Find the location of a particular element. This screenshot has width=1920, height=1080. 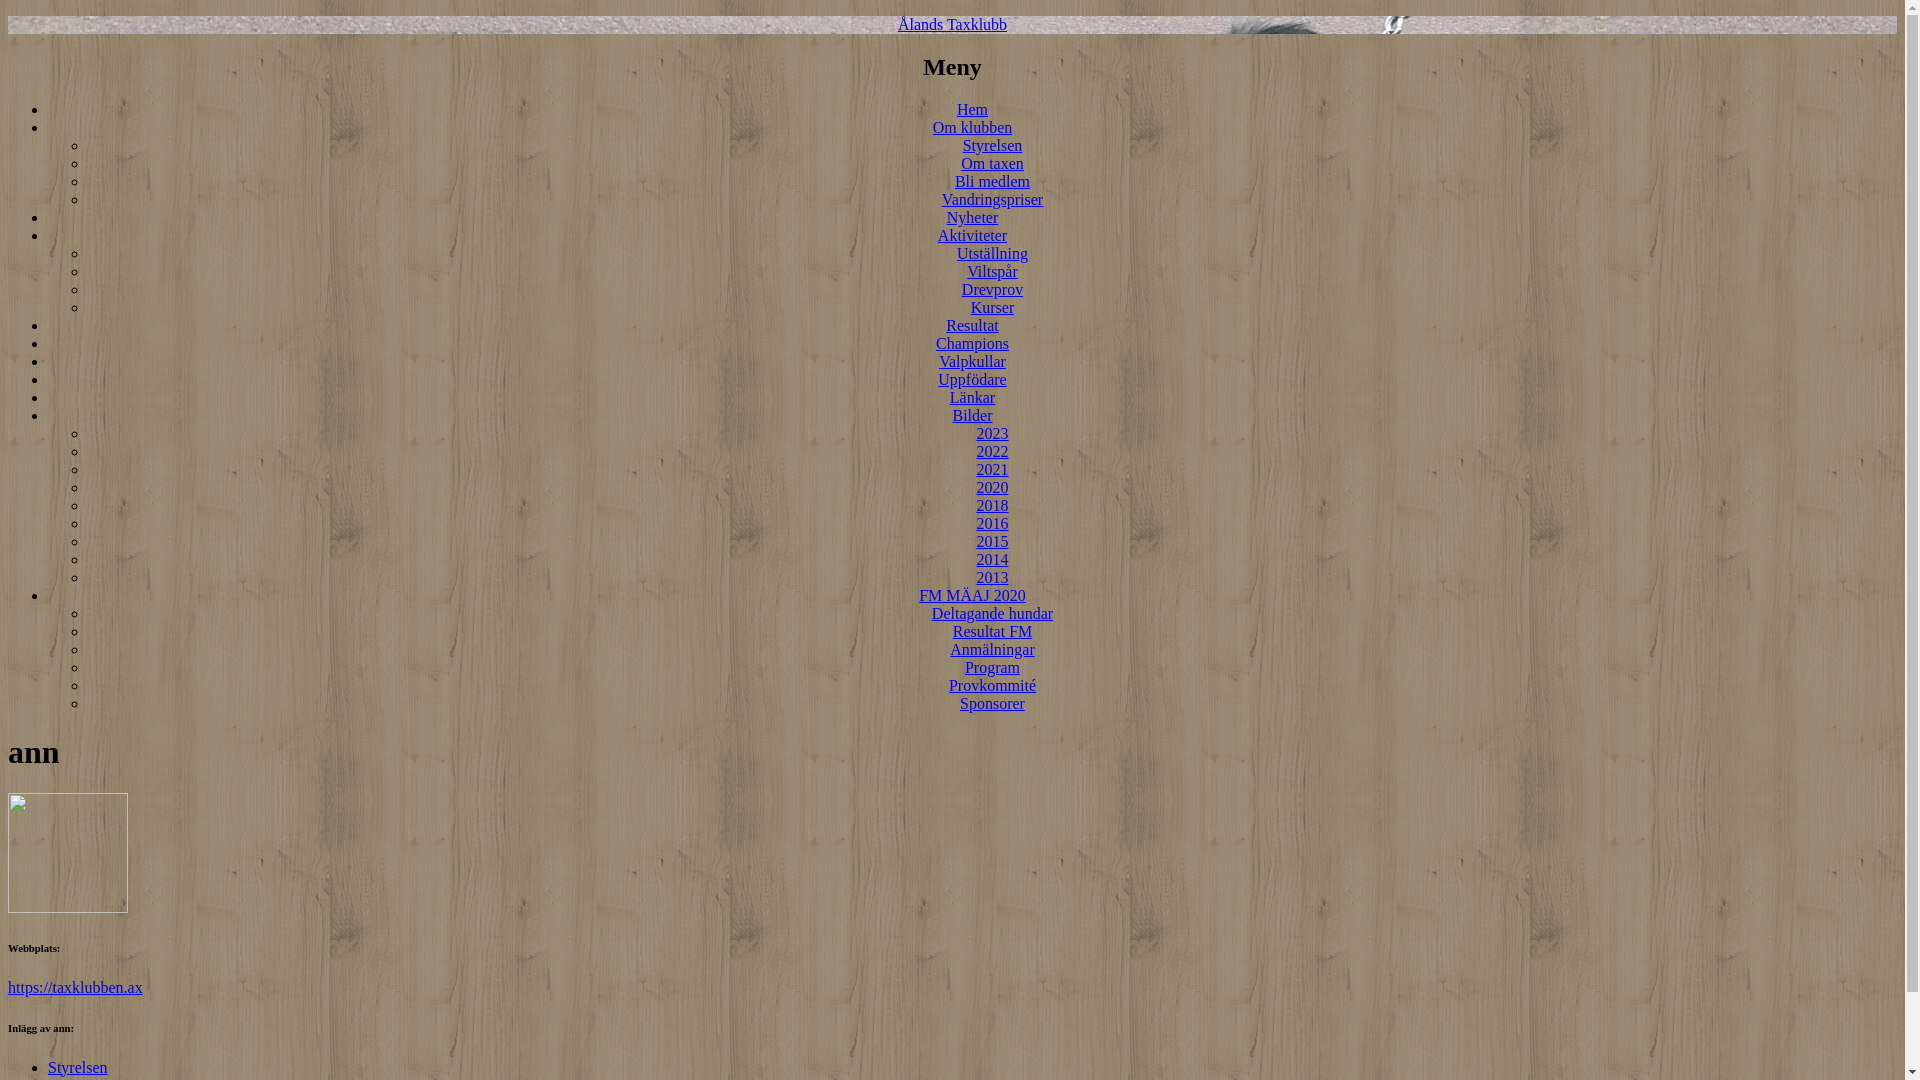

'Om taxen' is located at coordinates (992, 162).